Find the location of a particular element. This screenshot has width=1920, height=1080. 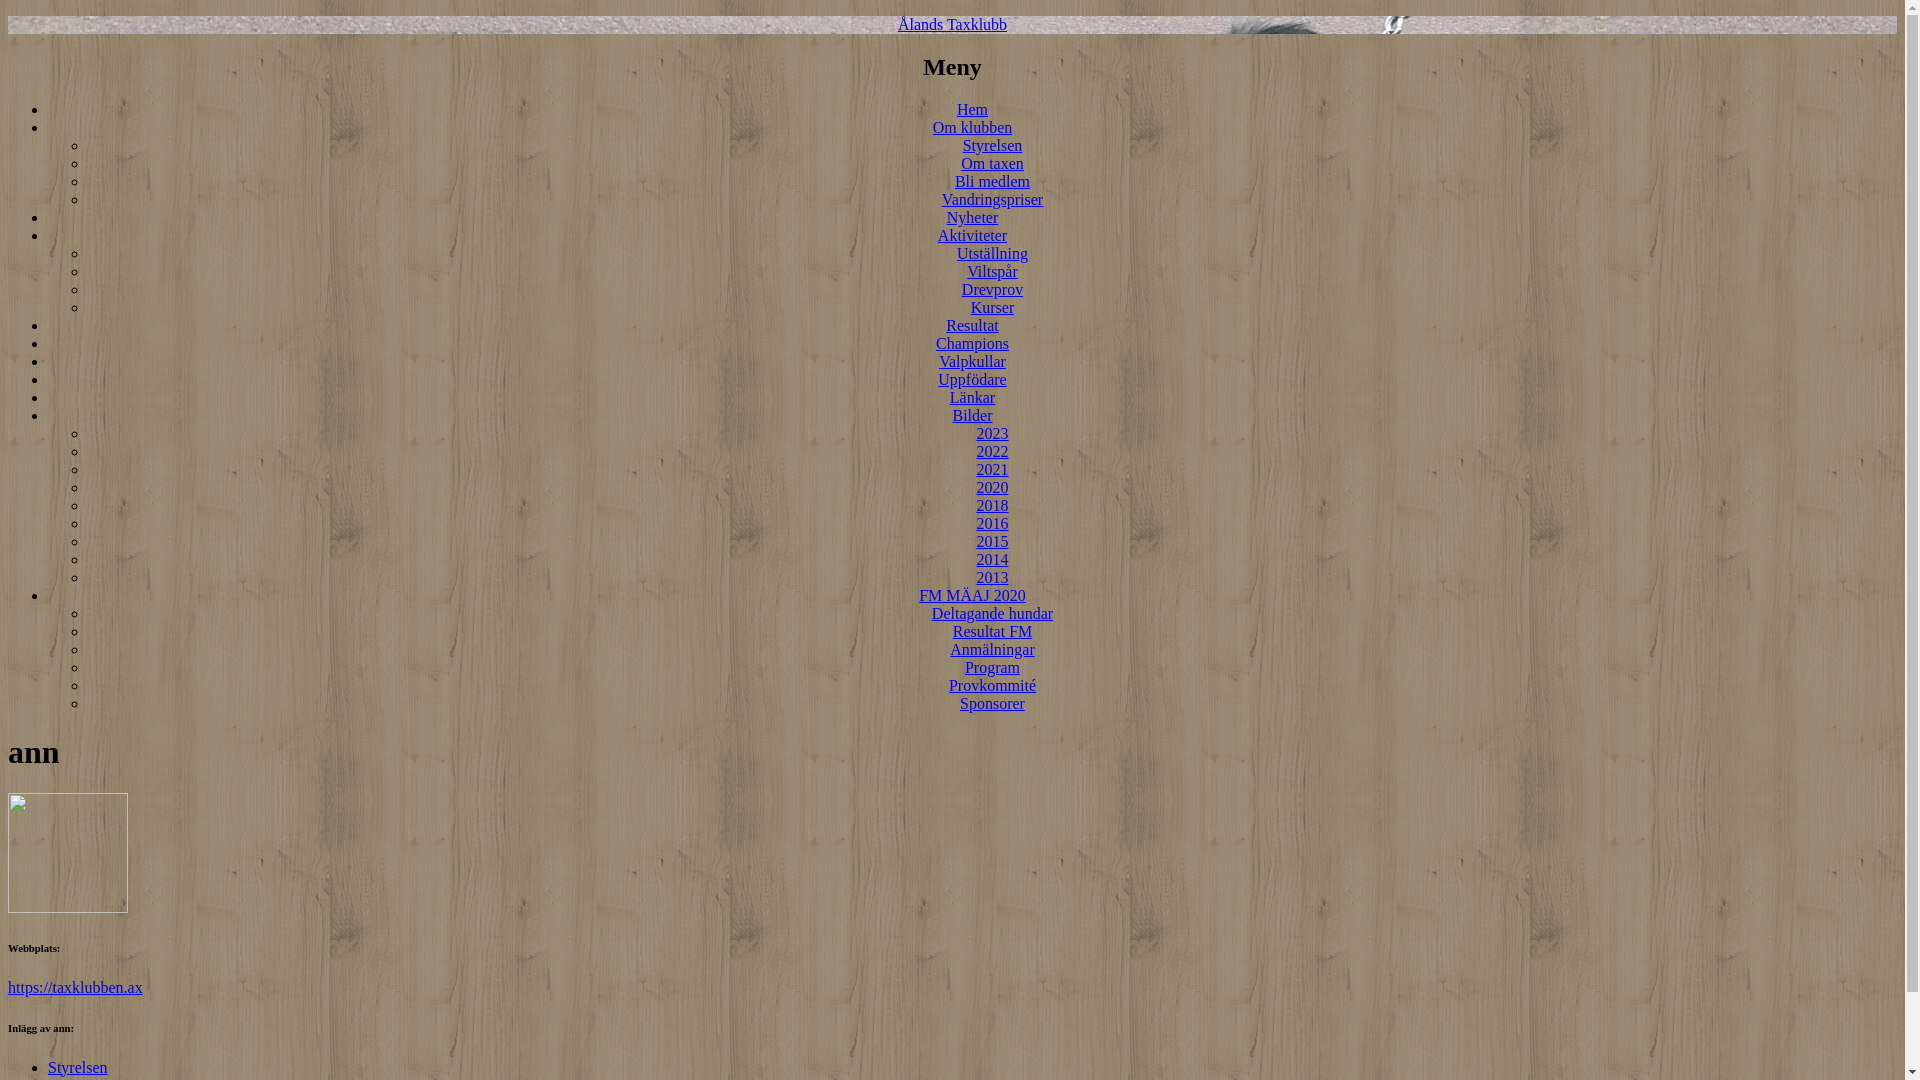

'Om taxen' is located at coordinates (992, 162).